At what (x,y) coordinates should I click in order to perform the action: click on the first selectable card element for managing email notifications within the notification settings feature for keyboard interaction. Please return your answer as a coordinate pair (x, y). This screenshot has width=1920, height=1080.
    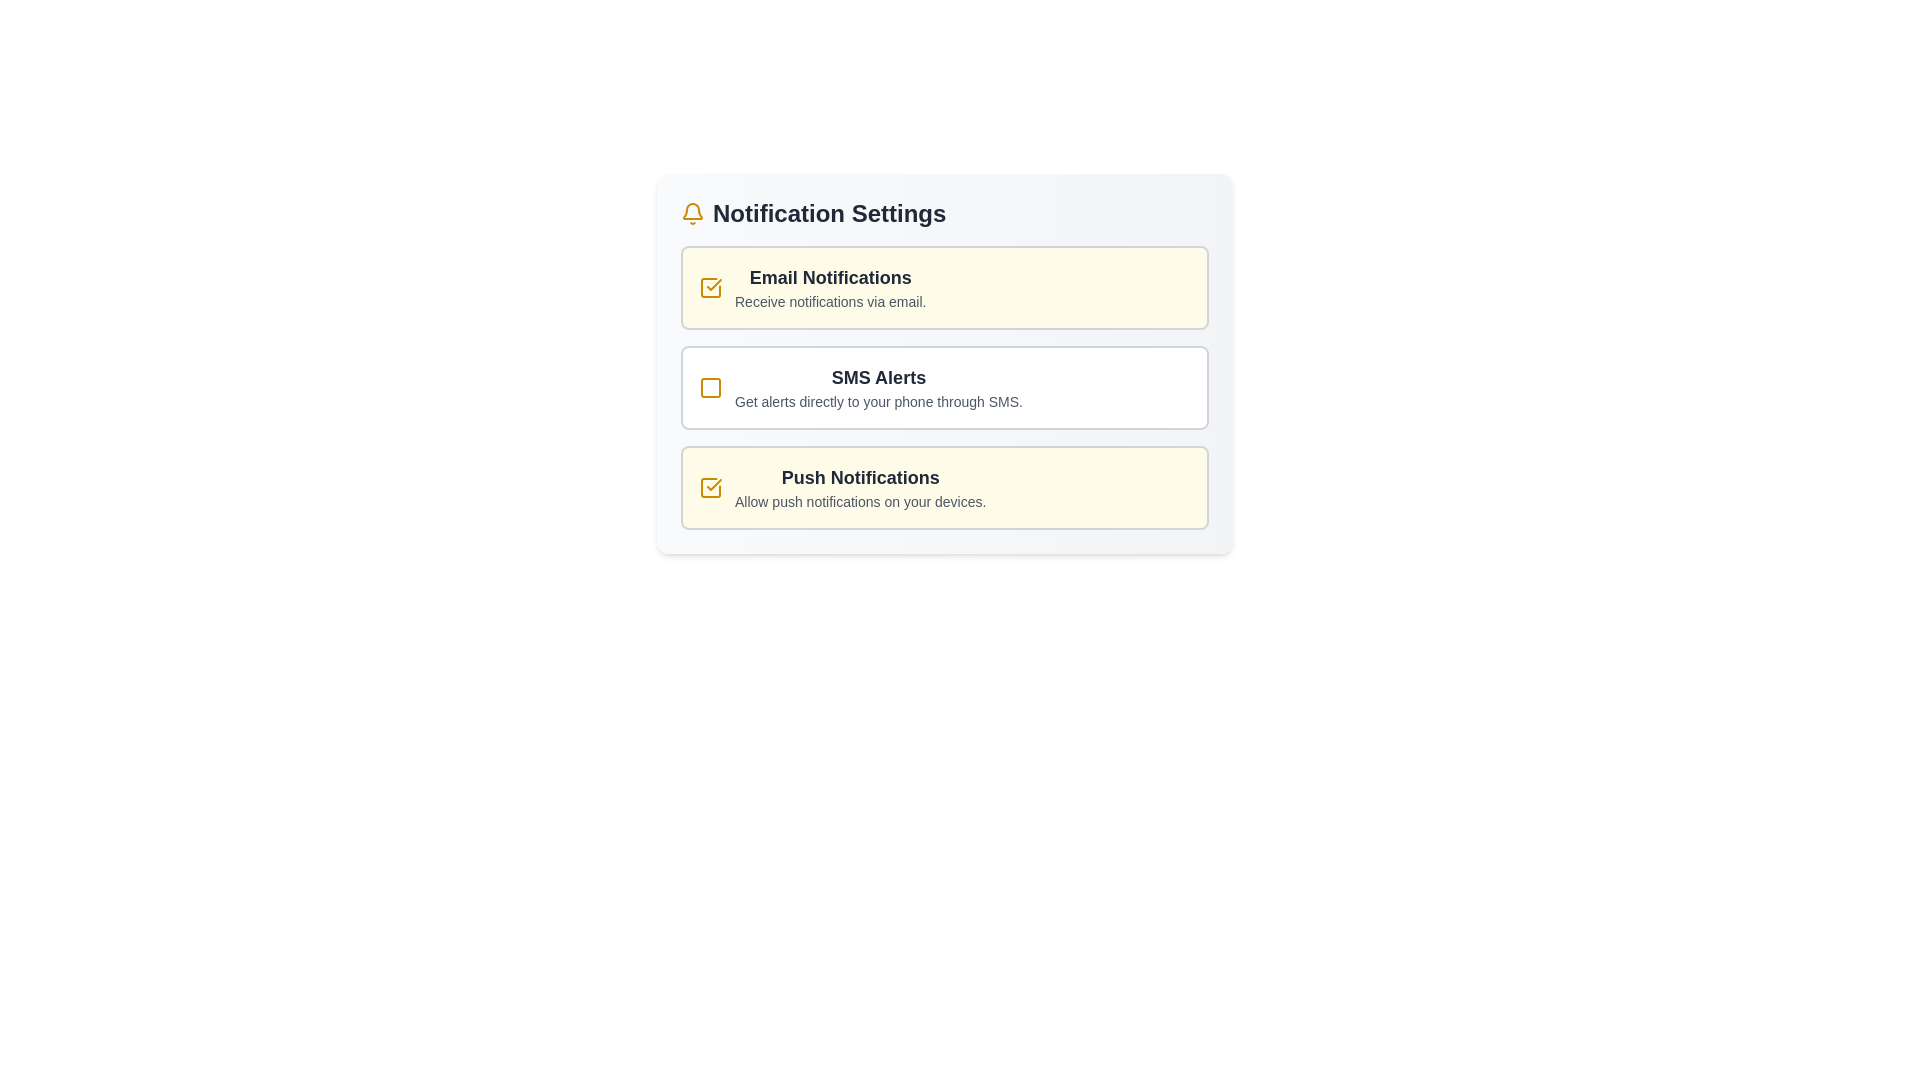
    Looking at the image, I should click on (944, 288).